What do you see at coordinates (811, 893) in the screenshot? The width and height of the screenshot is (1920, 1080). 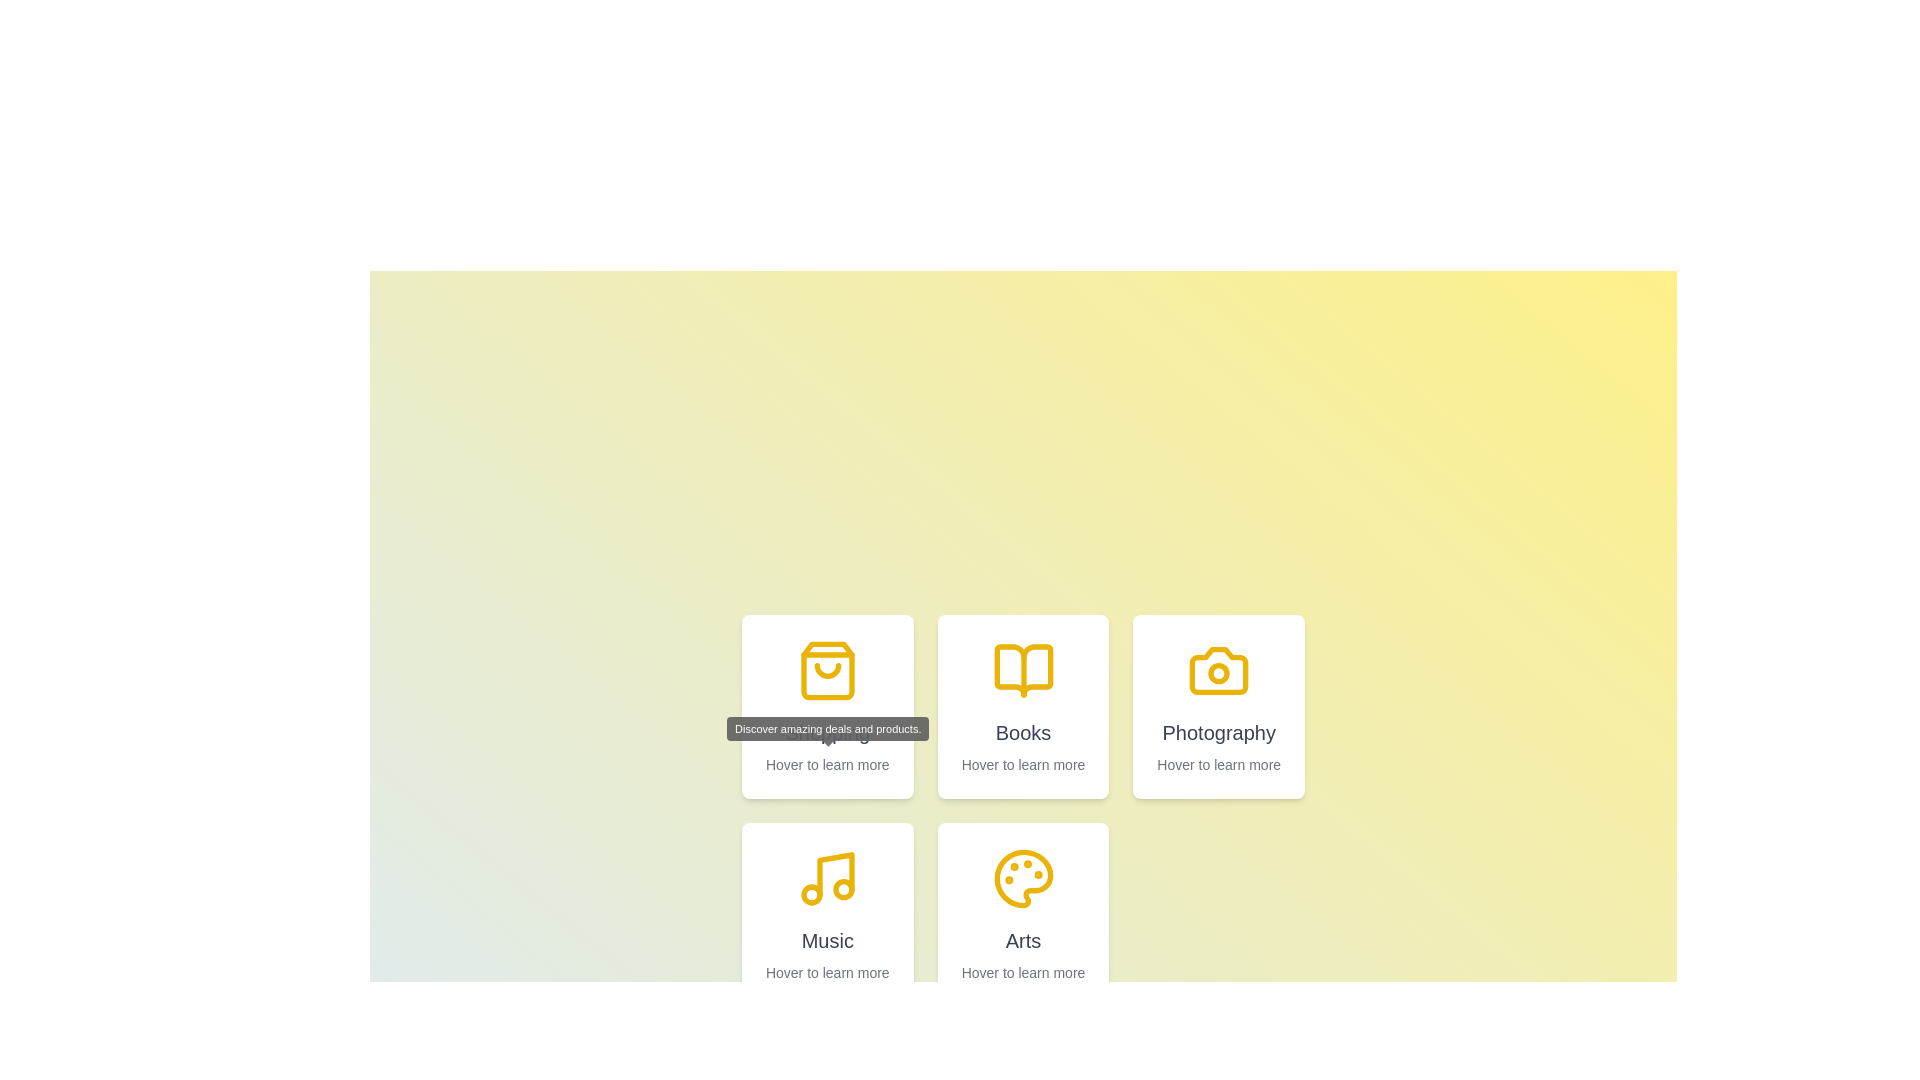 I see `the decorative circle element inside the 'Music' card, located in the second row, first column of the grid layout, positioned at the lower-left of the musical note icon` at bounding box center [811, 893].